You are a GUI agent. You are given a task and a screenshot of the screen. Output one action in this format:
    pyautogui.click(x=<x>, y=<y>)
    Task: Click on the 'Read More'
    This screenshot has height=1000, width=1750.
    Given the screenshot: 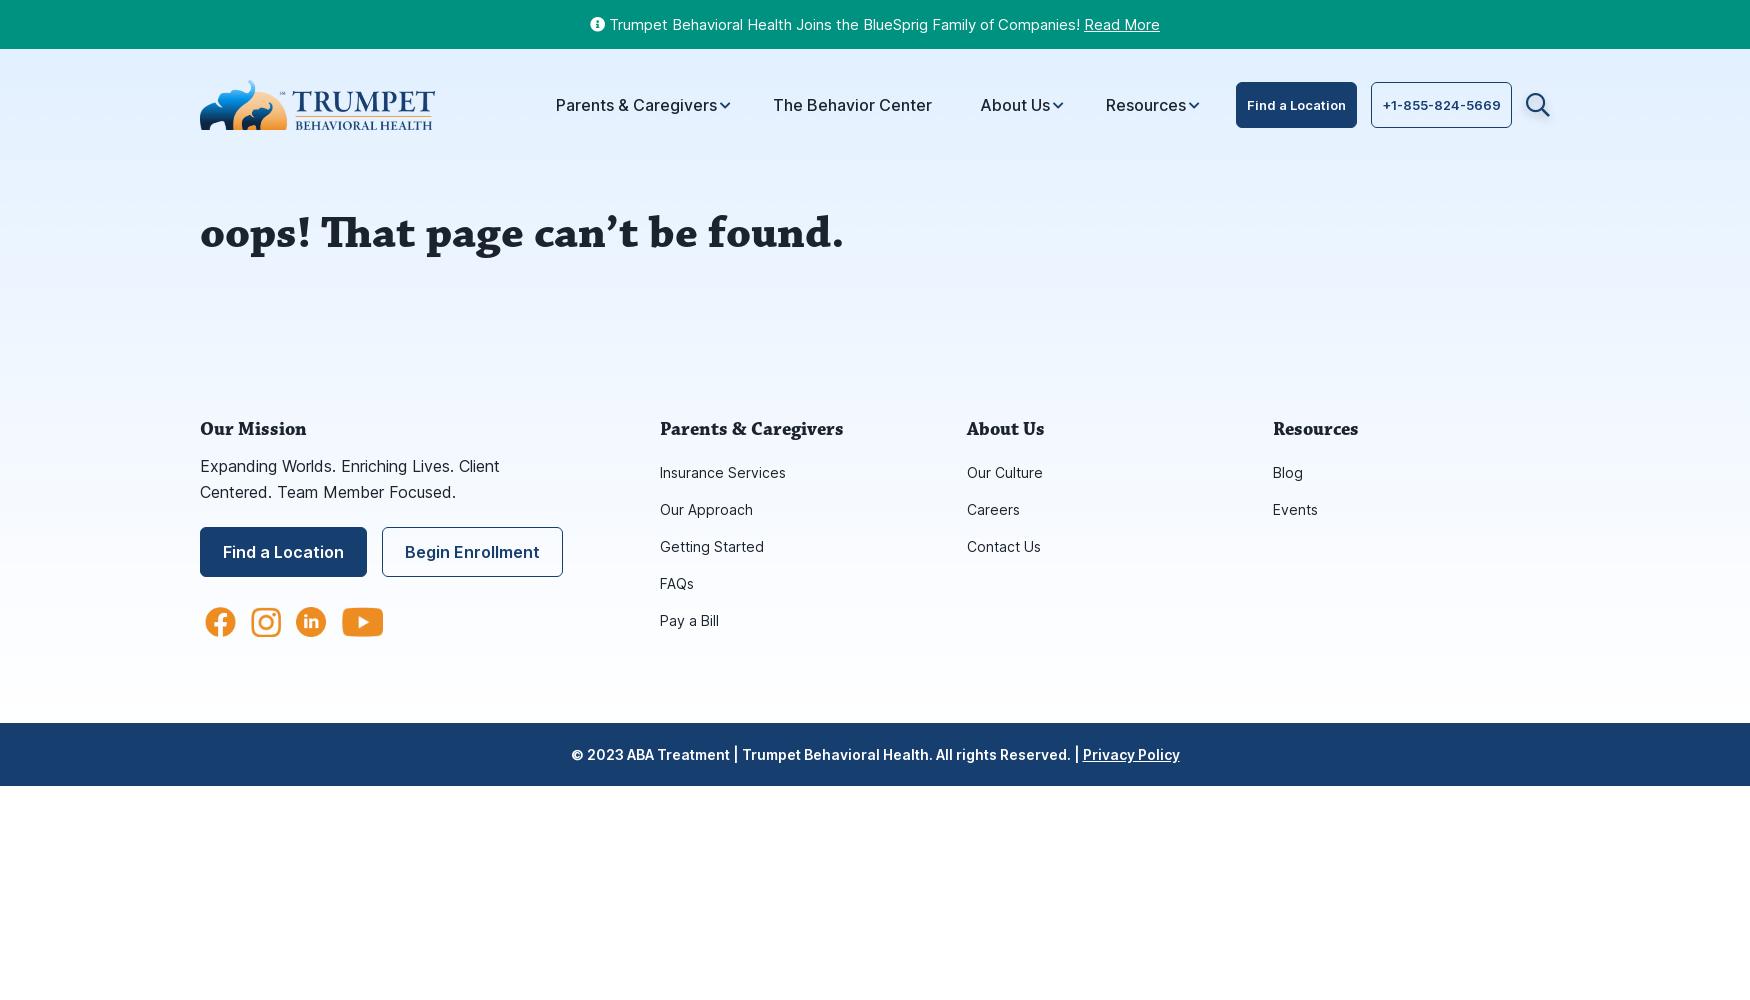 What is the action you would take?
    pyautogui.click(x=1083, y=24)
    